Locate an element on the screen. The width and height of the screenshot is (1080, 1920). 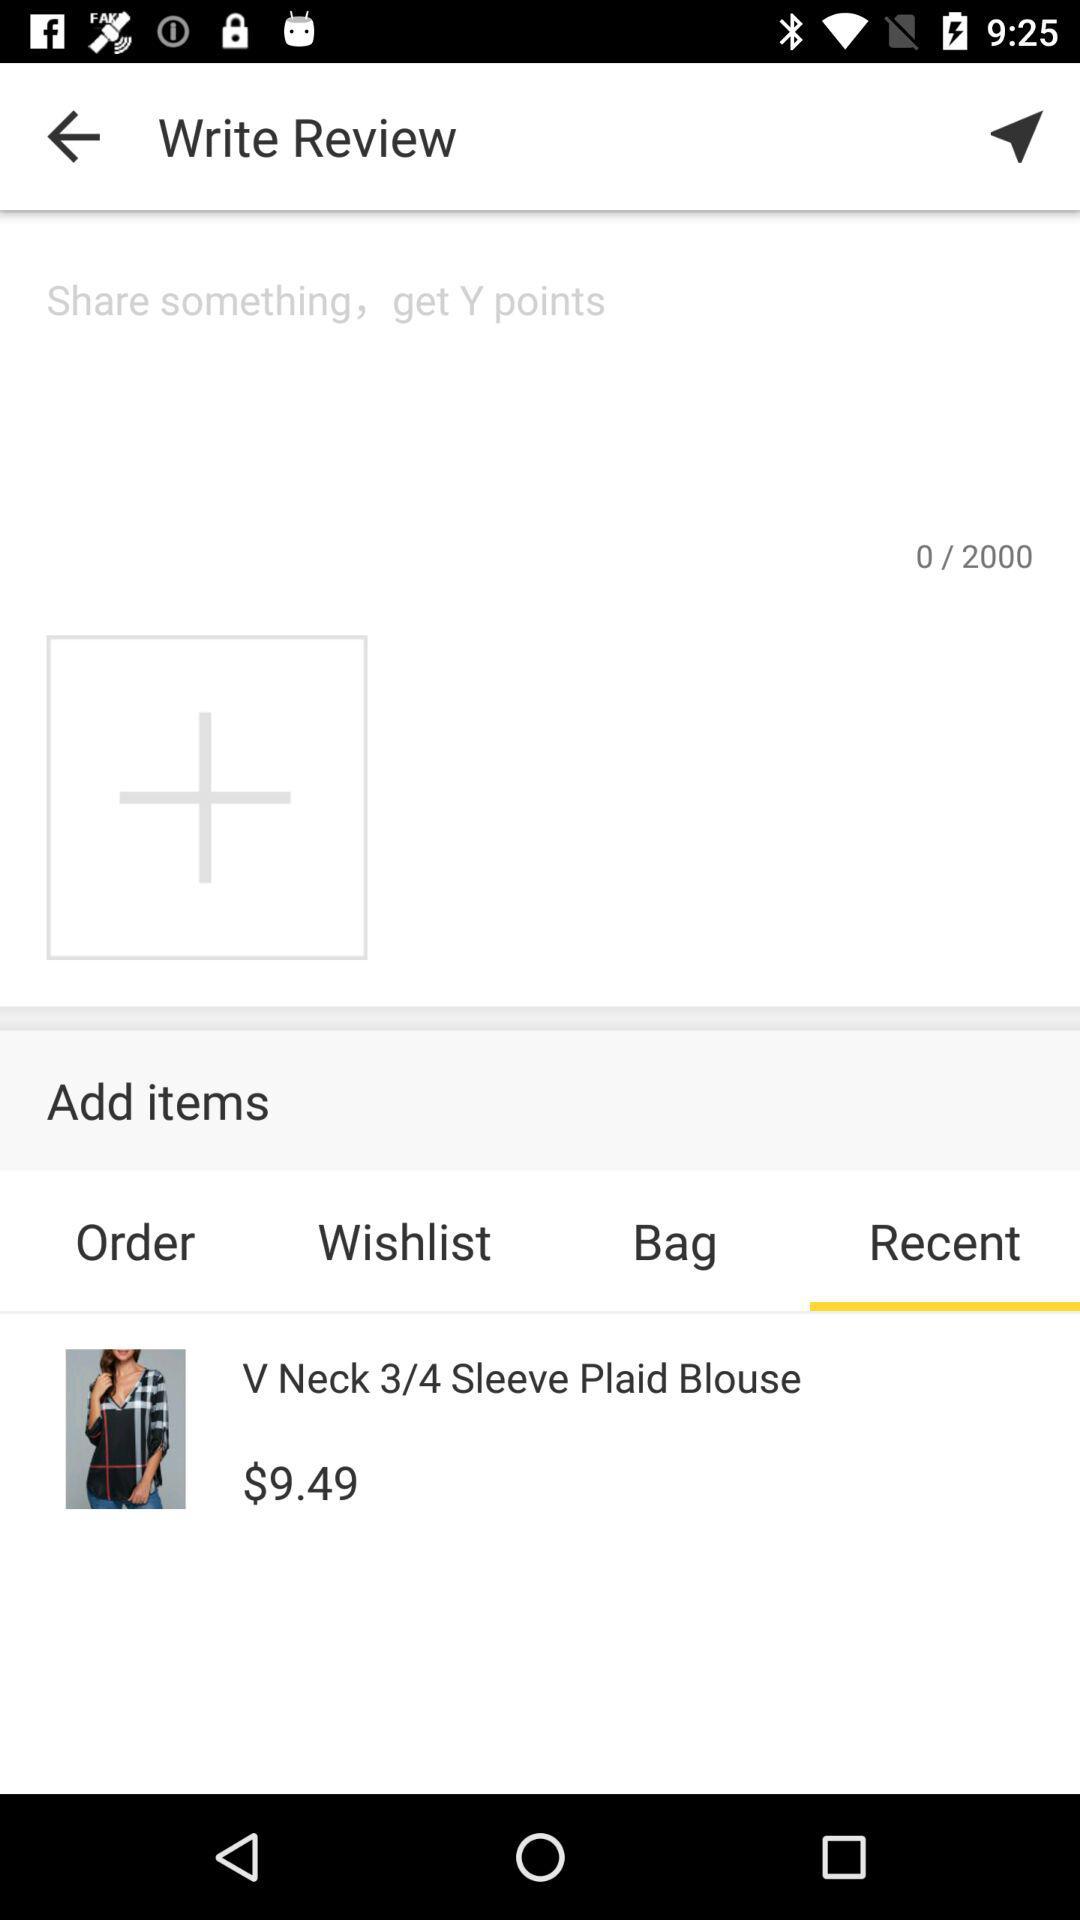
the icon to the left of the write review item is located at coordinates (72, 135).